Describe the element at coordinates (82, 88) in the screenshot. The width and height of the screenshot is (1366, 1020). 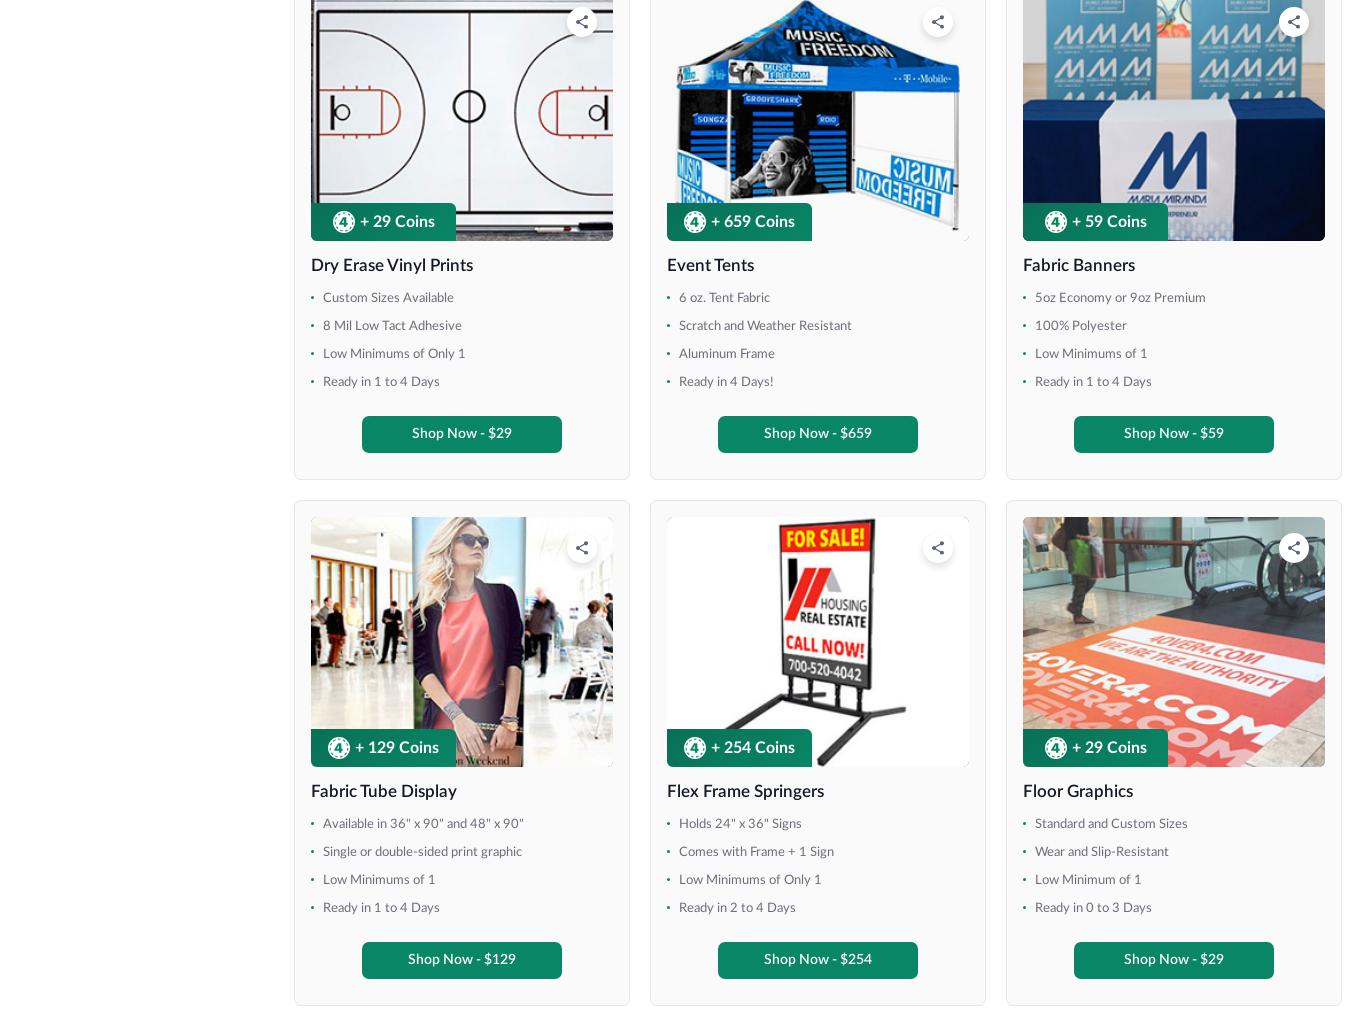
I see `'48" x 48"'` at that location.